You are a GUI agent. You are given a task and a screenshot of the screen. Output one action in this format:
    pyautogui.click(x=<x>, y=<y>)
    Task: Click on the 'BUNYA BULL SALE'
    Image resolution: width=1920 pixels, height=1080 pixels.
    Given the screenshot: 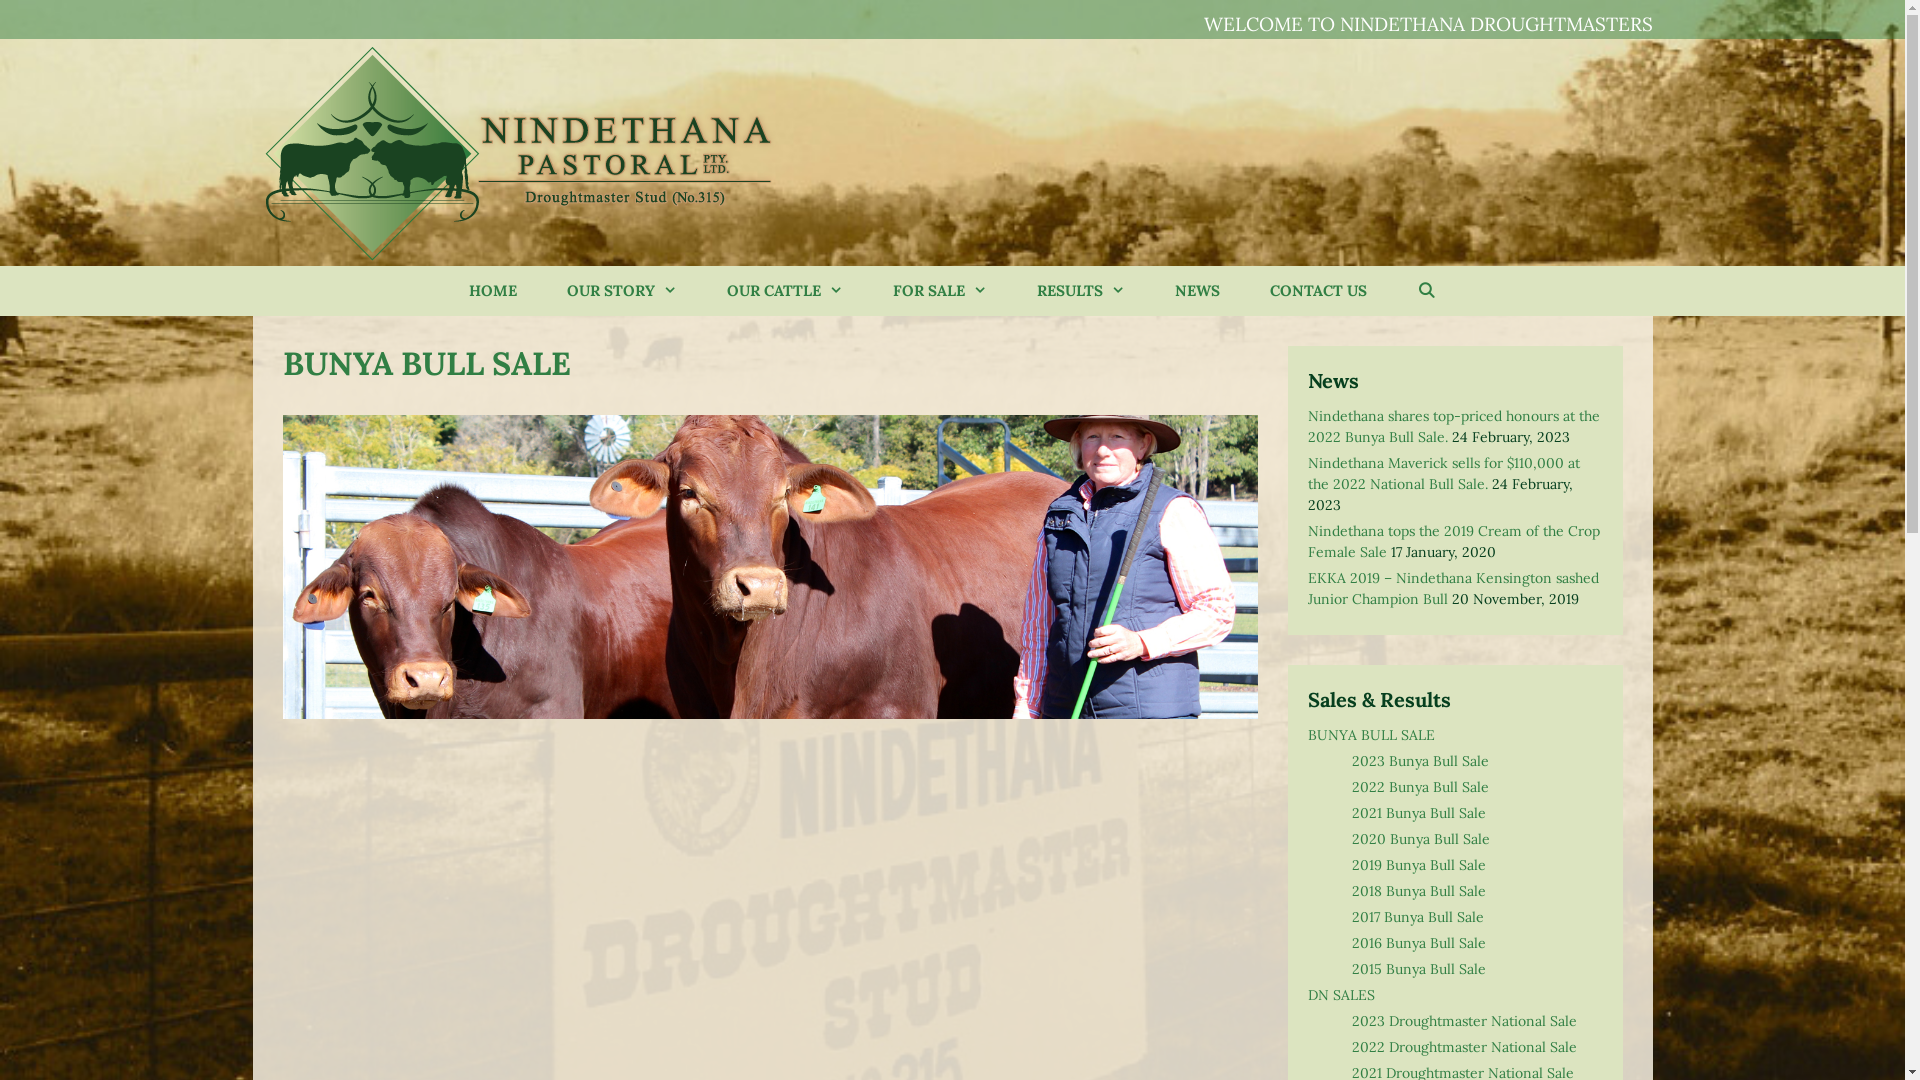 What is the action you would take?
    pyautogui.click(x=1308, y=735)
    